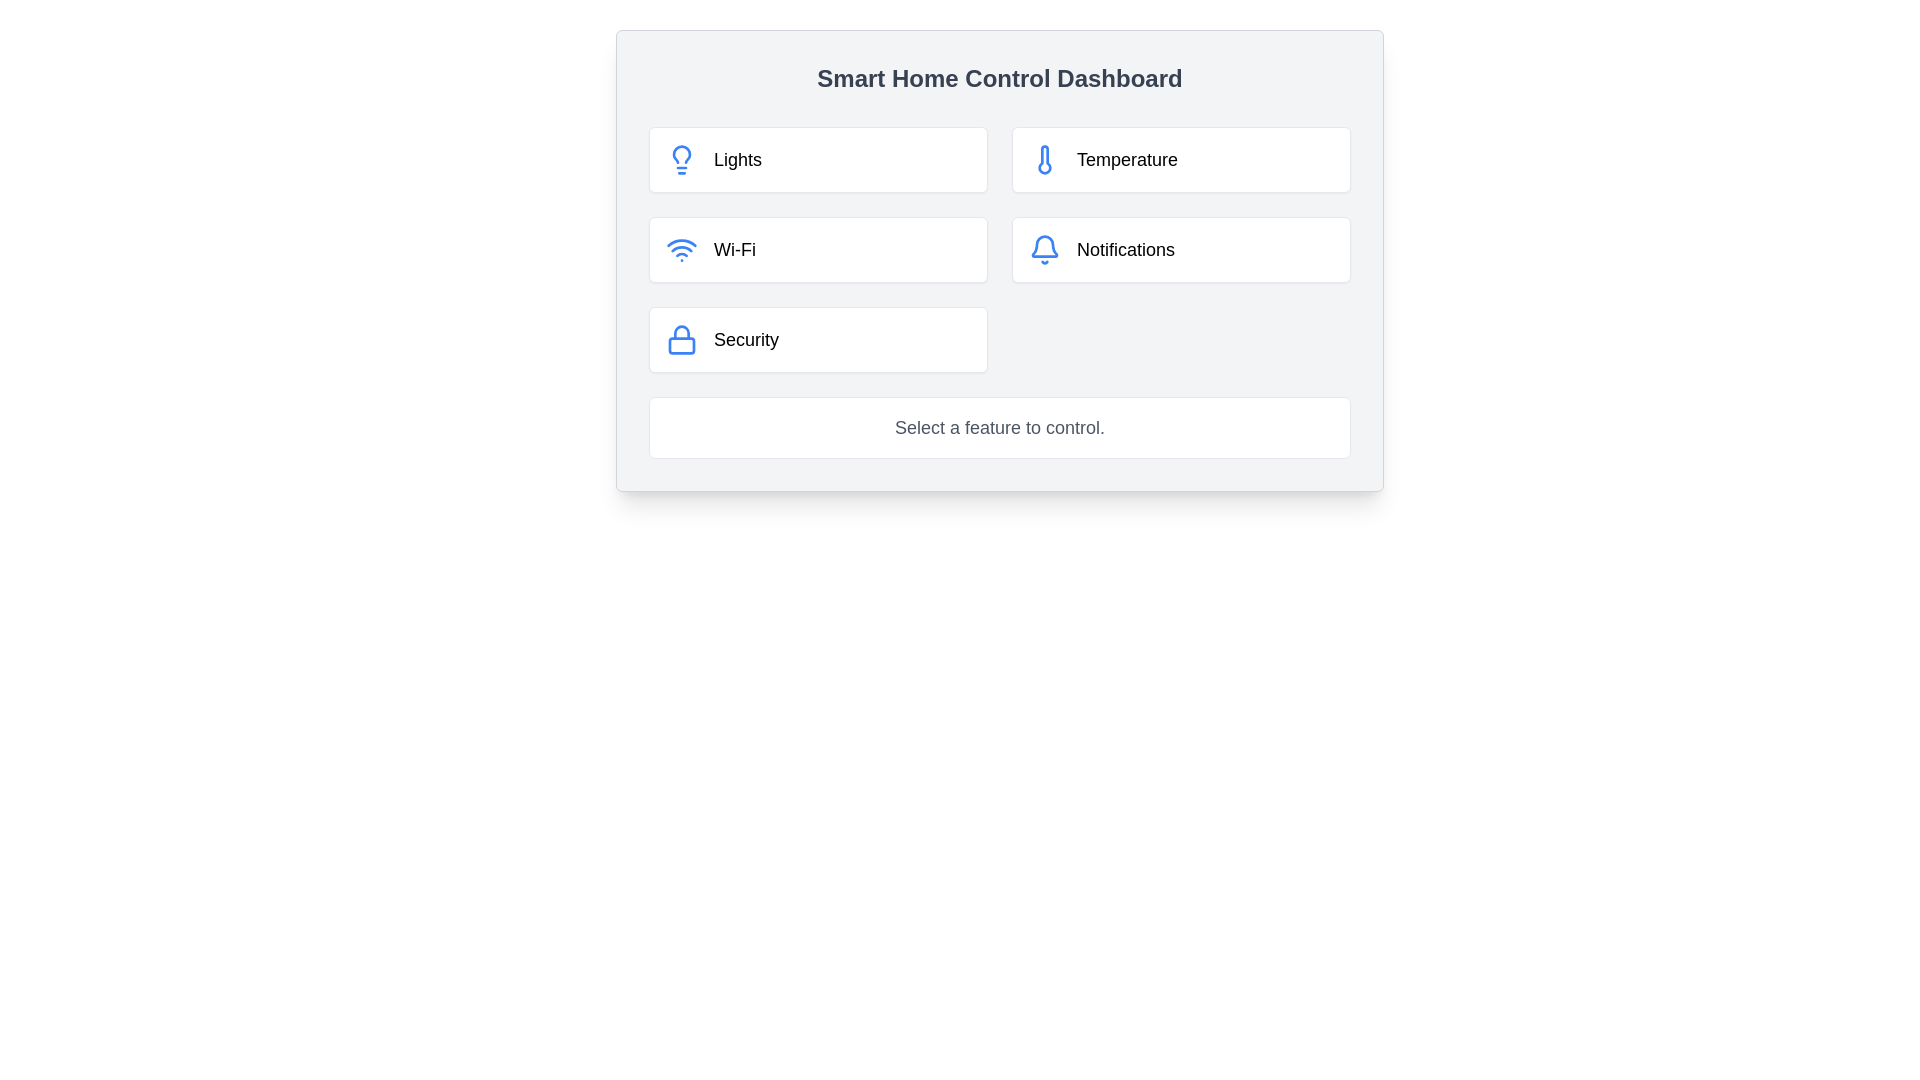 The height and width of the screenshot is (1080, 1920). What do you see at coordinates (681, 242) in the screenshot?
I see `the first arc of the Wi-Fi symbol, which is a blue curved line in the Wi-Fi icon located in the second row of the control panel` at bounding box center [681, 242].